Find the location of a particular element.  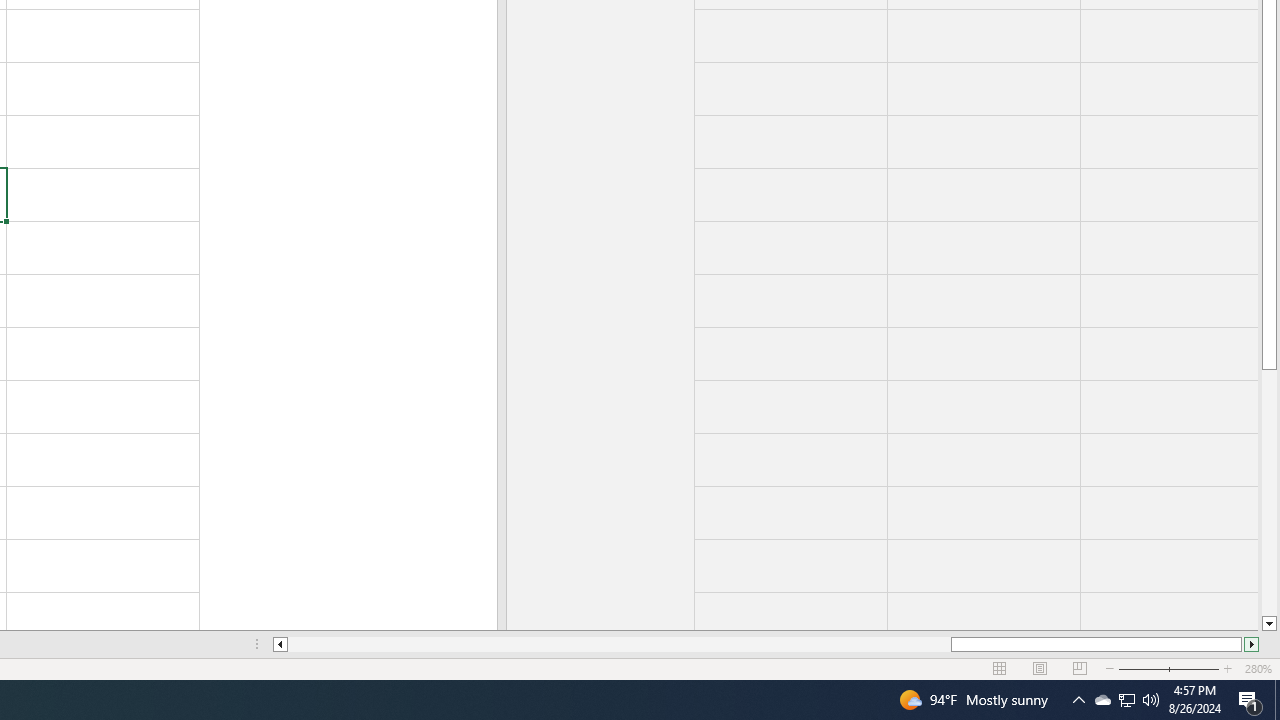

'Page Layout' is located at coordinates (1040, 669).